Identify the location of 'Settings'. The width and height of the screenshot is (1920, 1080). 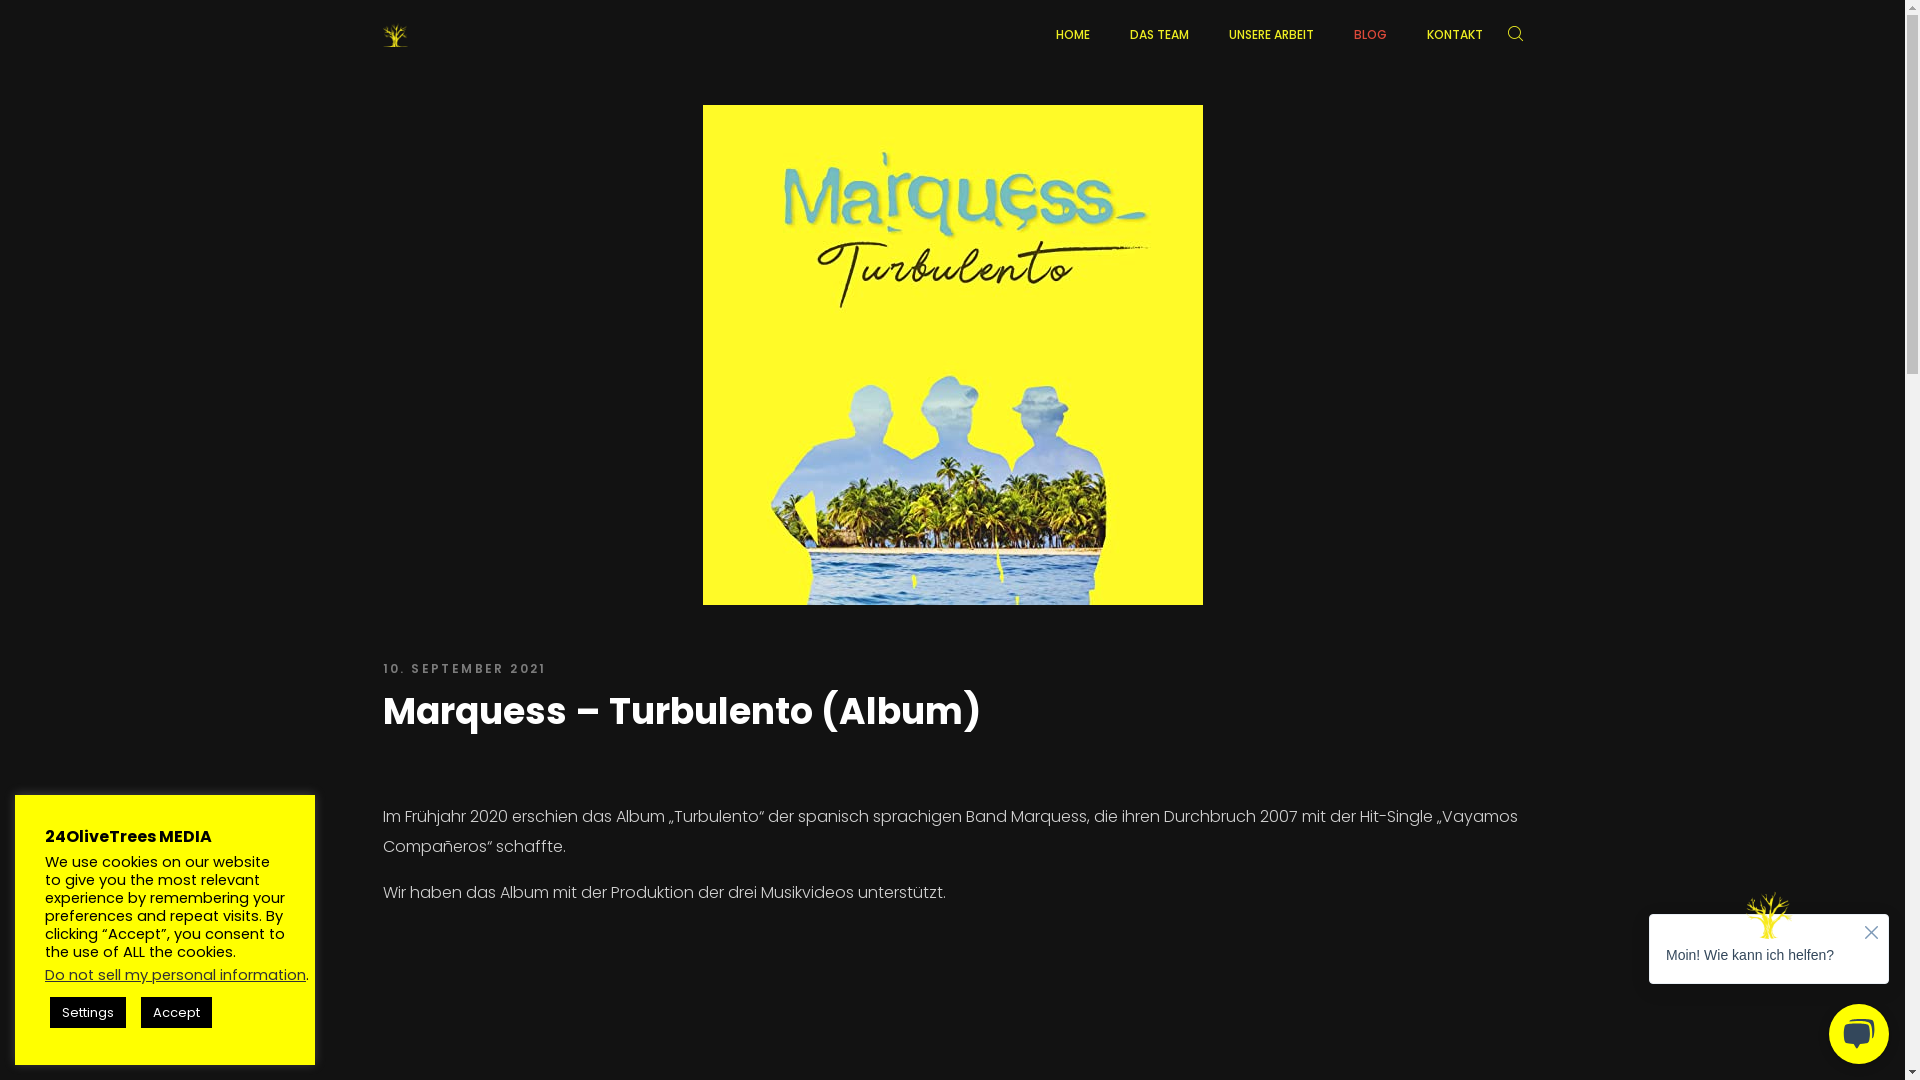
(86, 1012).